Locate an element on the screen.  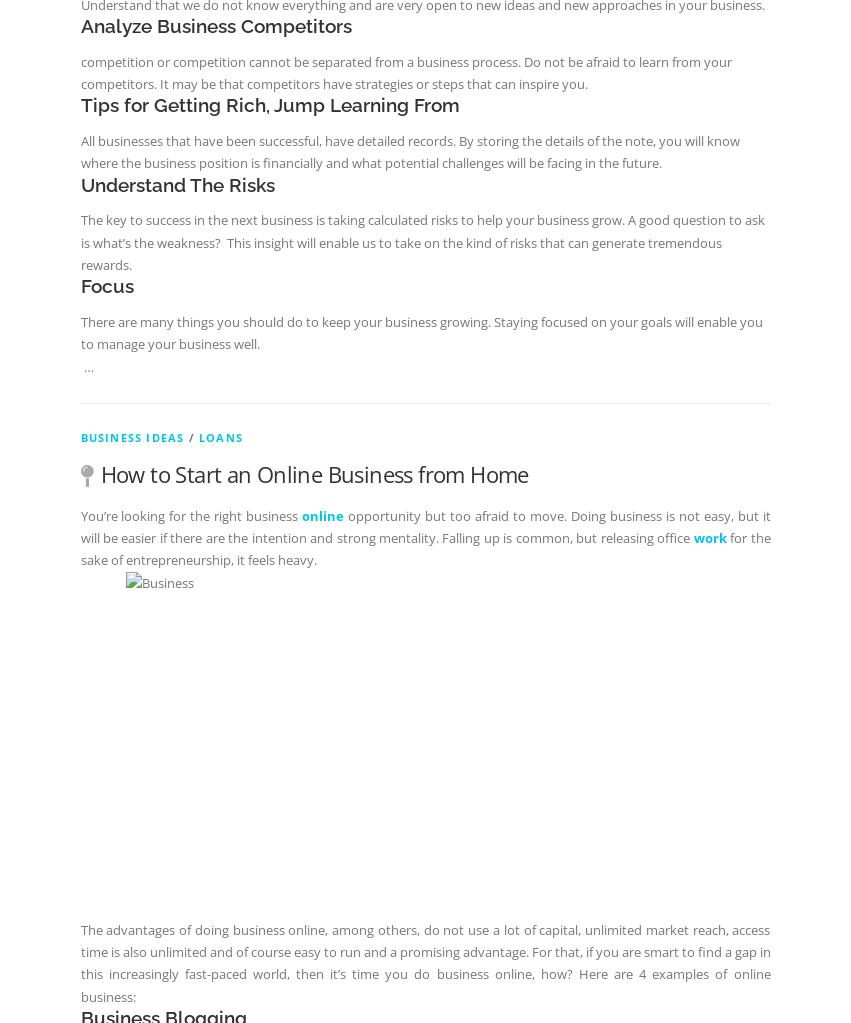
'The key to success in the next business is taking calculated risks to help your business grow. A good question to ask is what’s the weakness?  This insight will enable us to take on the kind of risks that can generate tremendous rewards.' is located at coordinates (421, 242).